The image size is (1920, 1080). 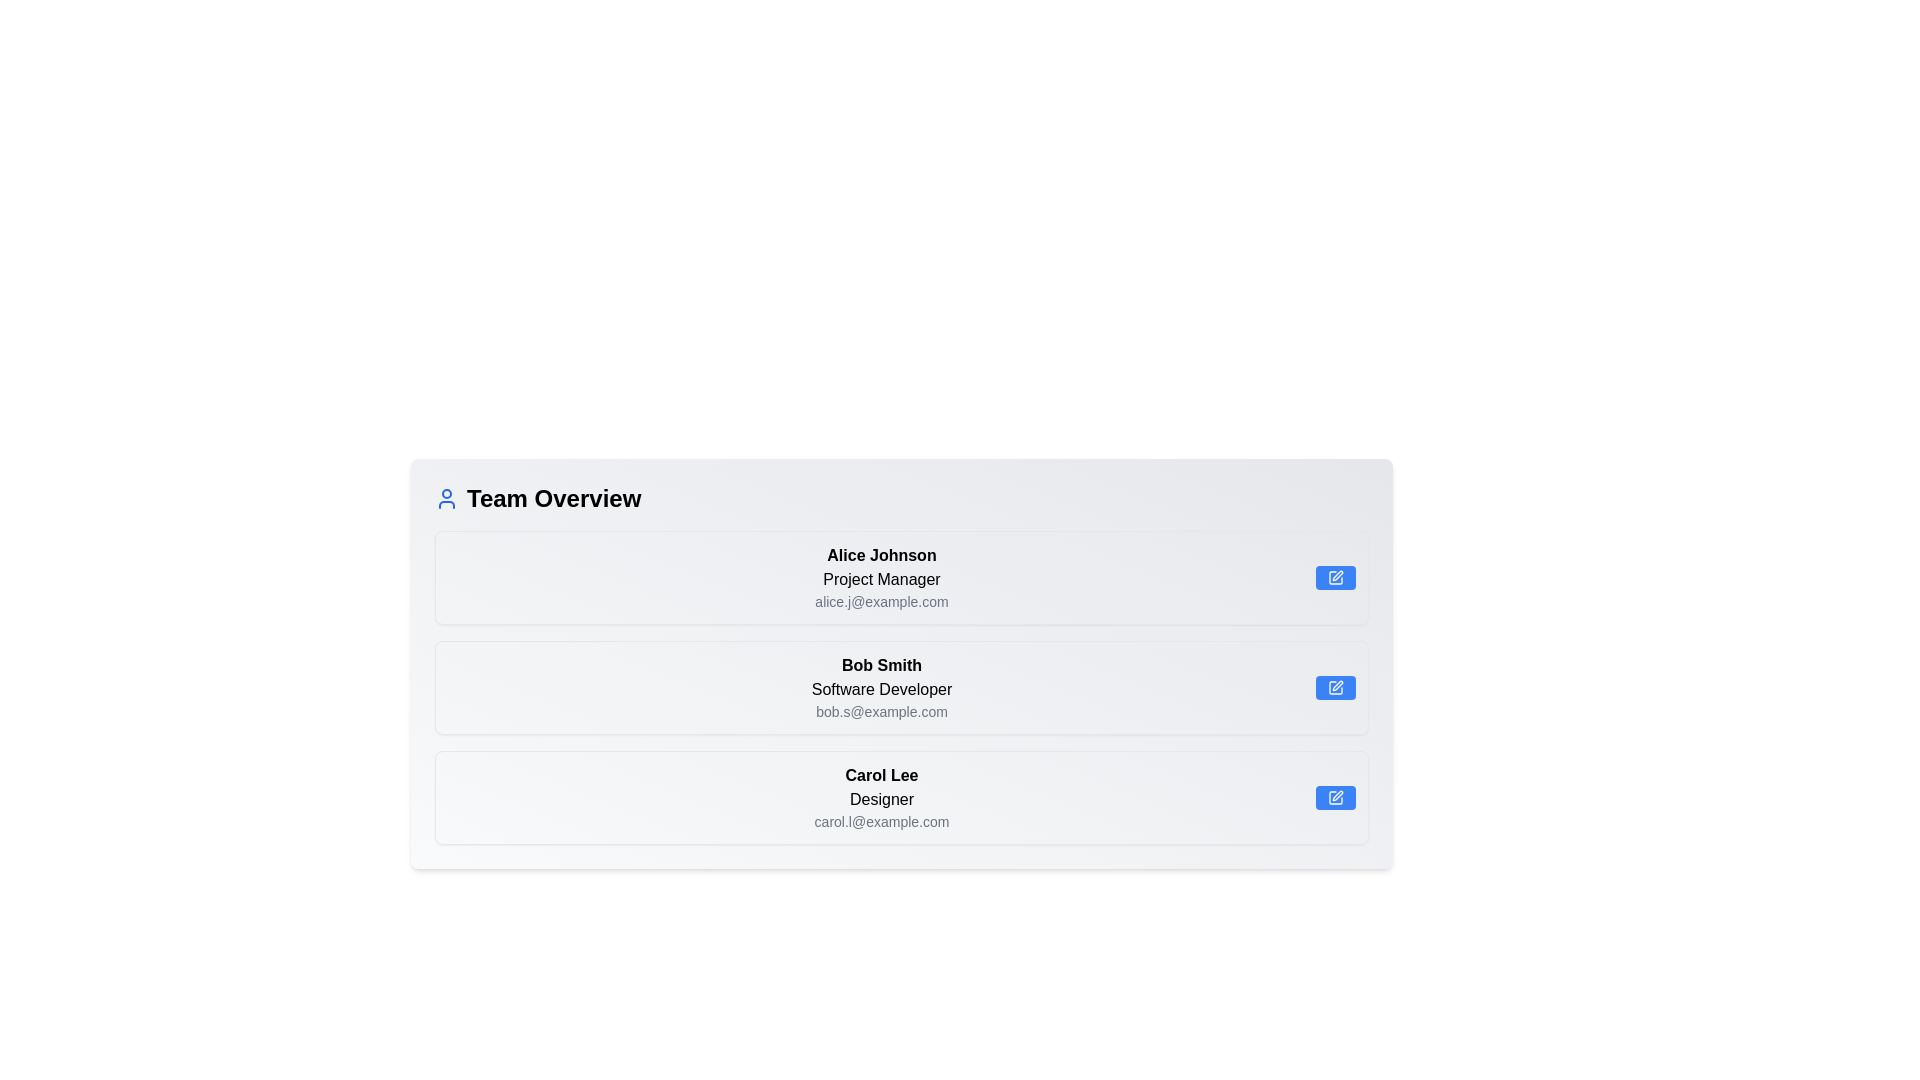 What do you see at coordinates (445, 497) in the screenshot?
I see `the blue user outline icon located to the left of the 'Team Overview' title in the header section` at bounding box center [445, 497].